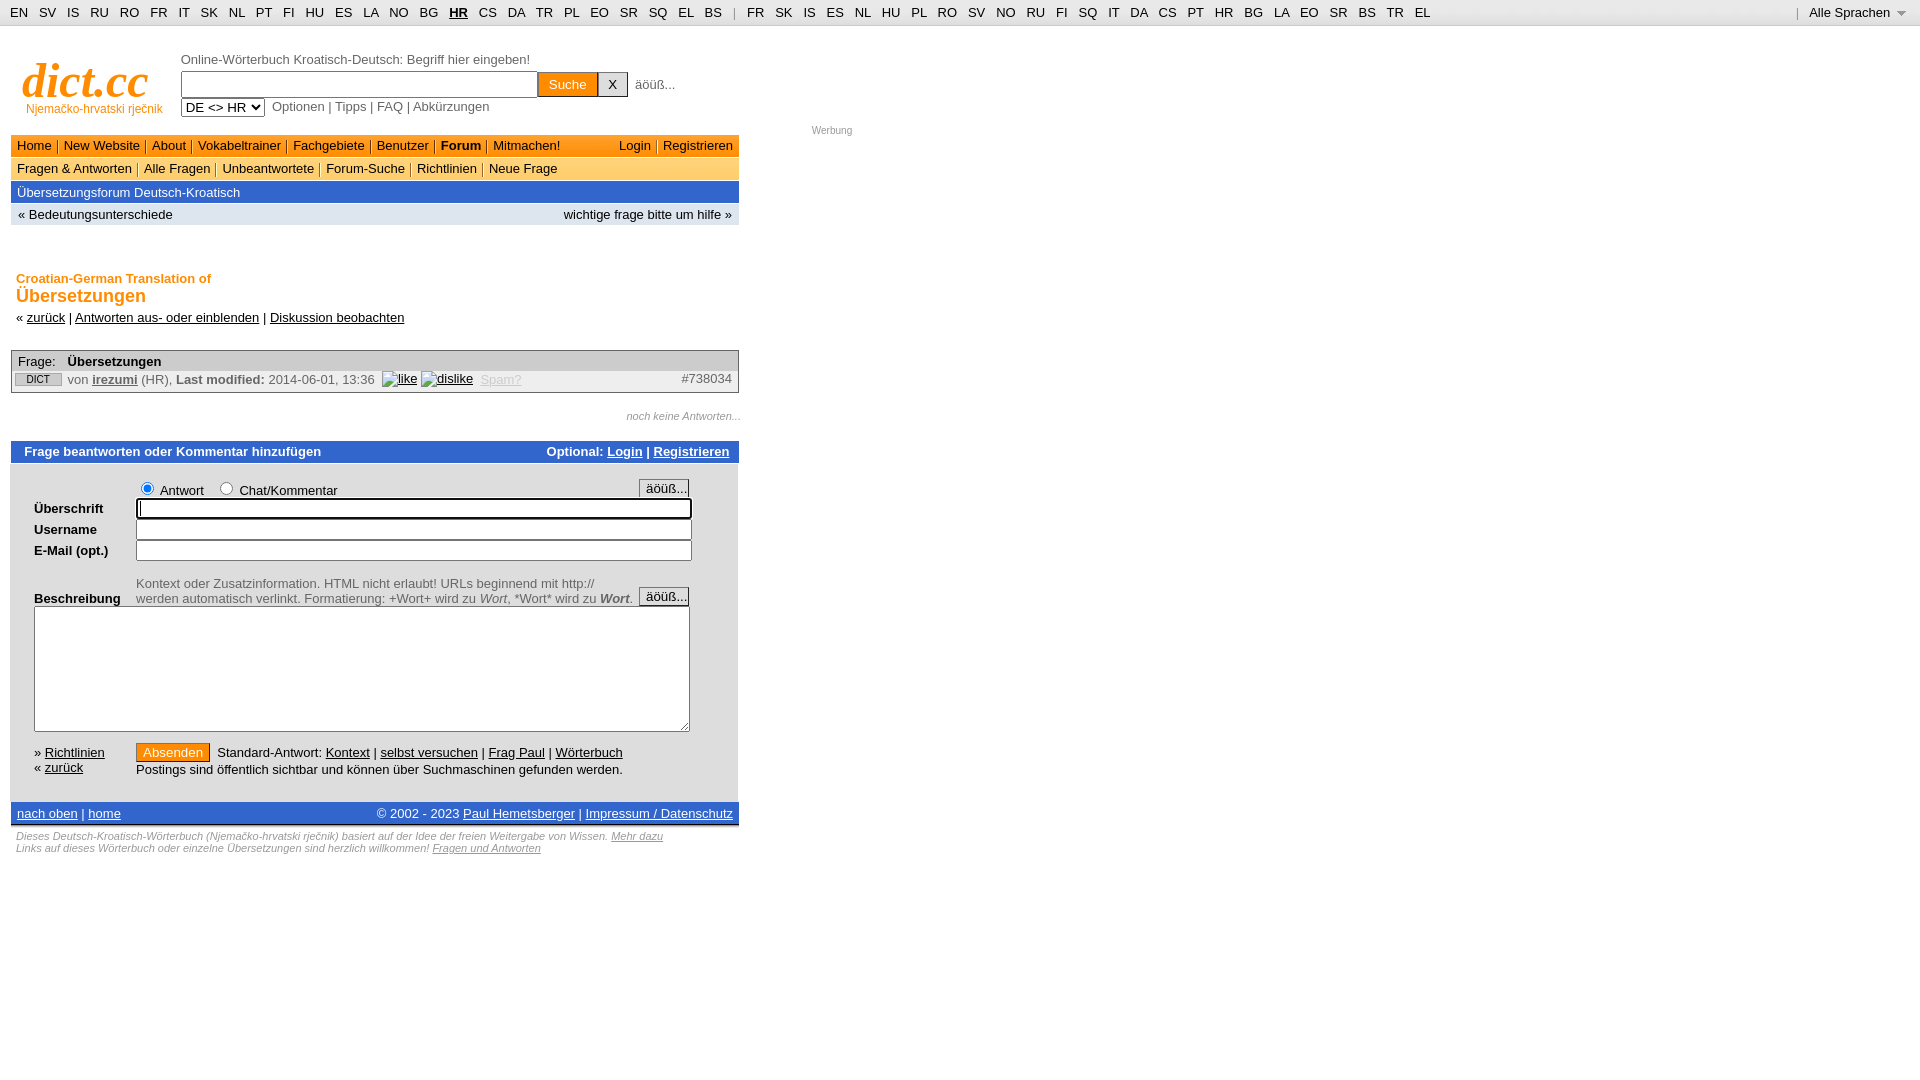 This screenshot has height=1080, width=1920. Describe the element at coordinates (782, 12) in the screenshot. I see `'SK'` at that location.